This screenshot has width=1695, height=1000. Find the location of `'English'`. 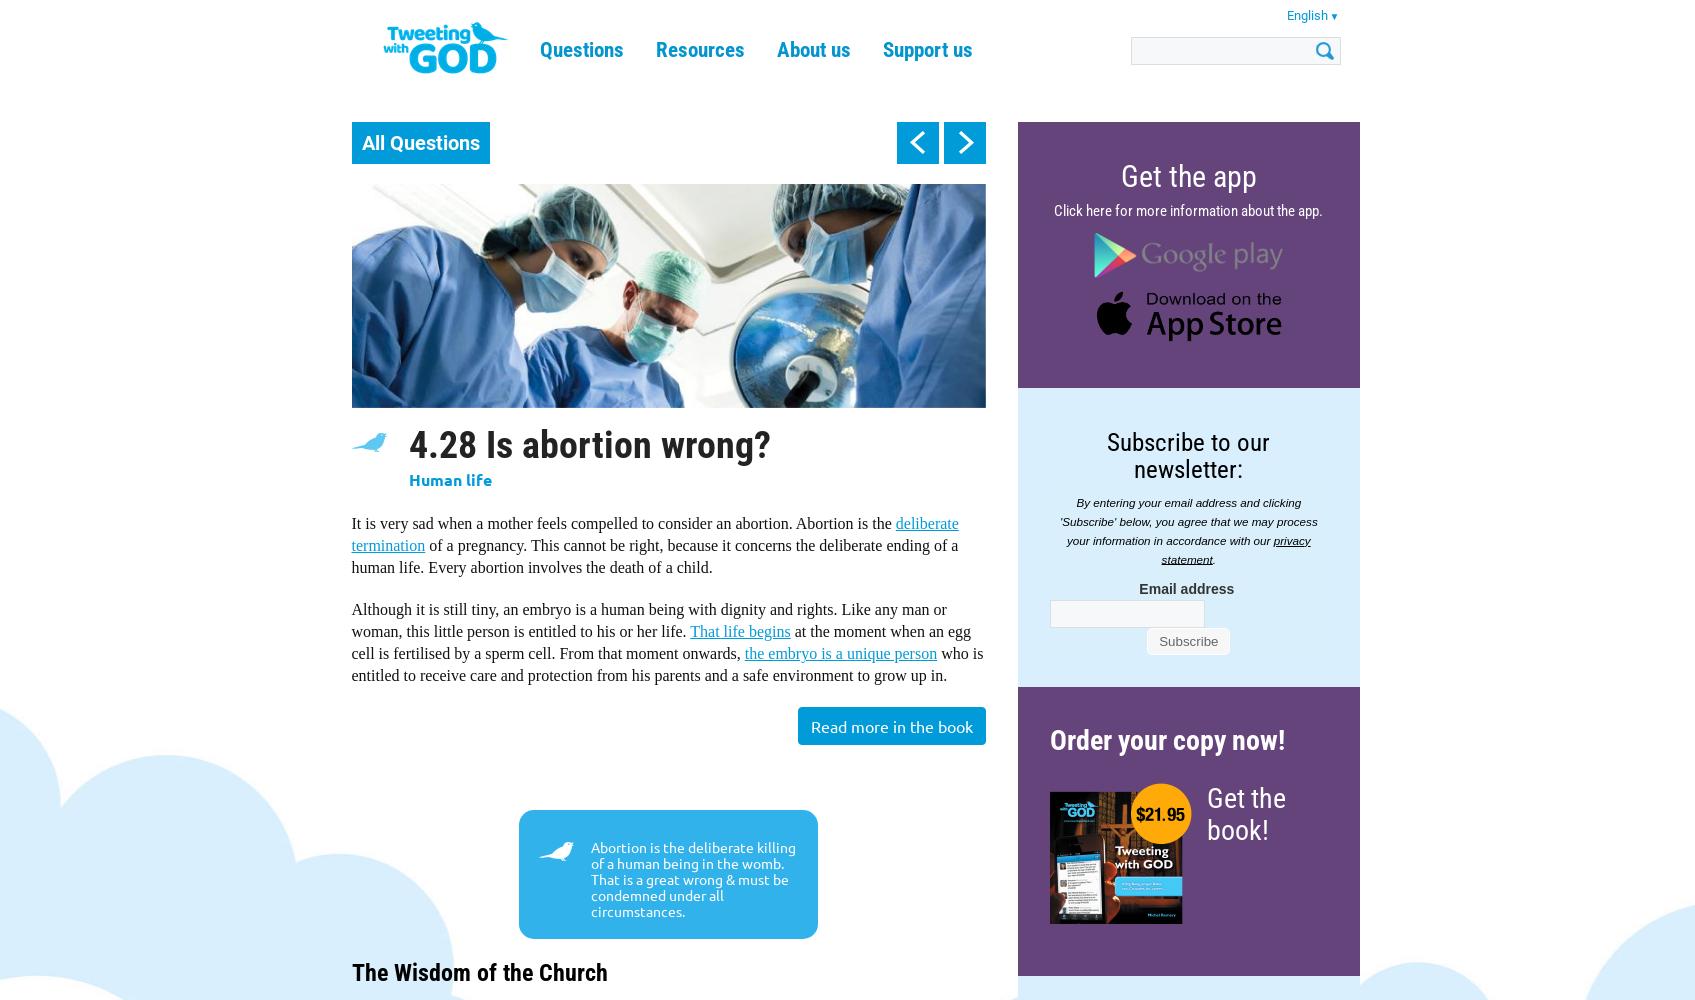

'English' is located at coordinates (1306, 15).